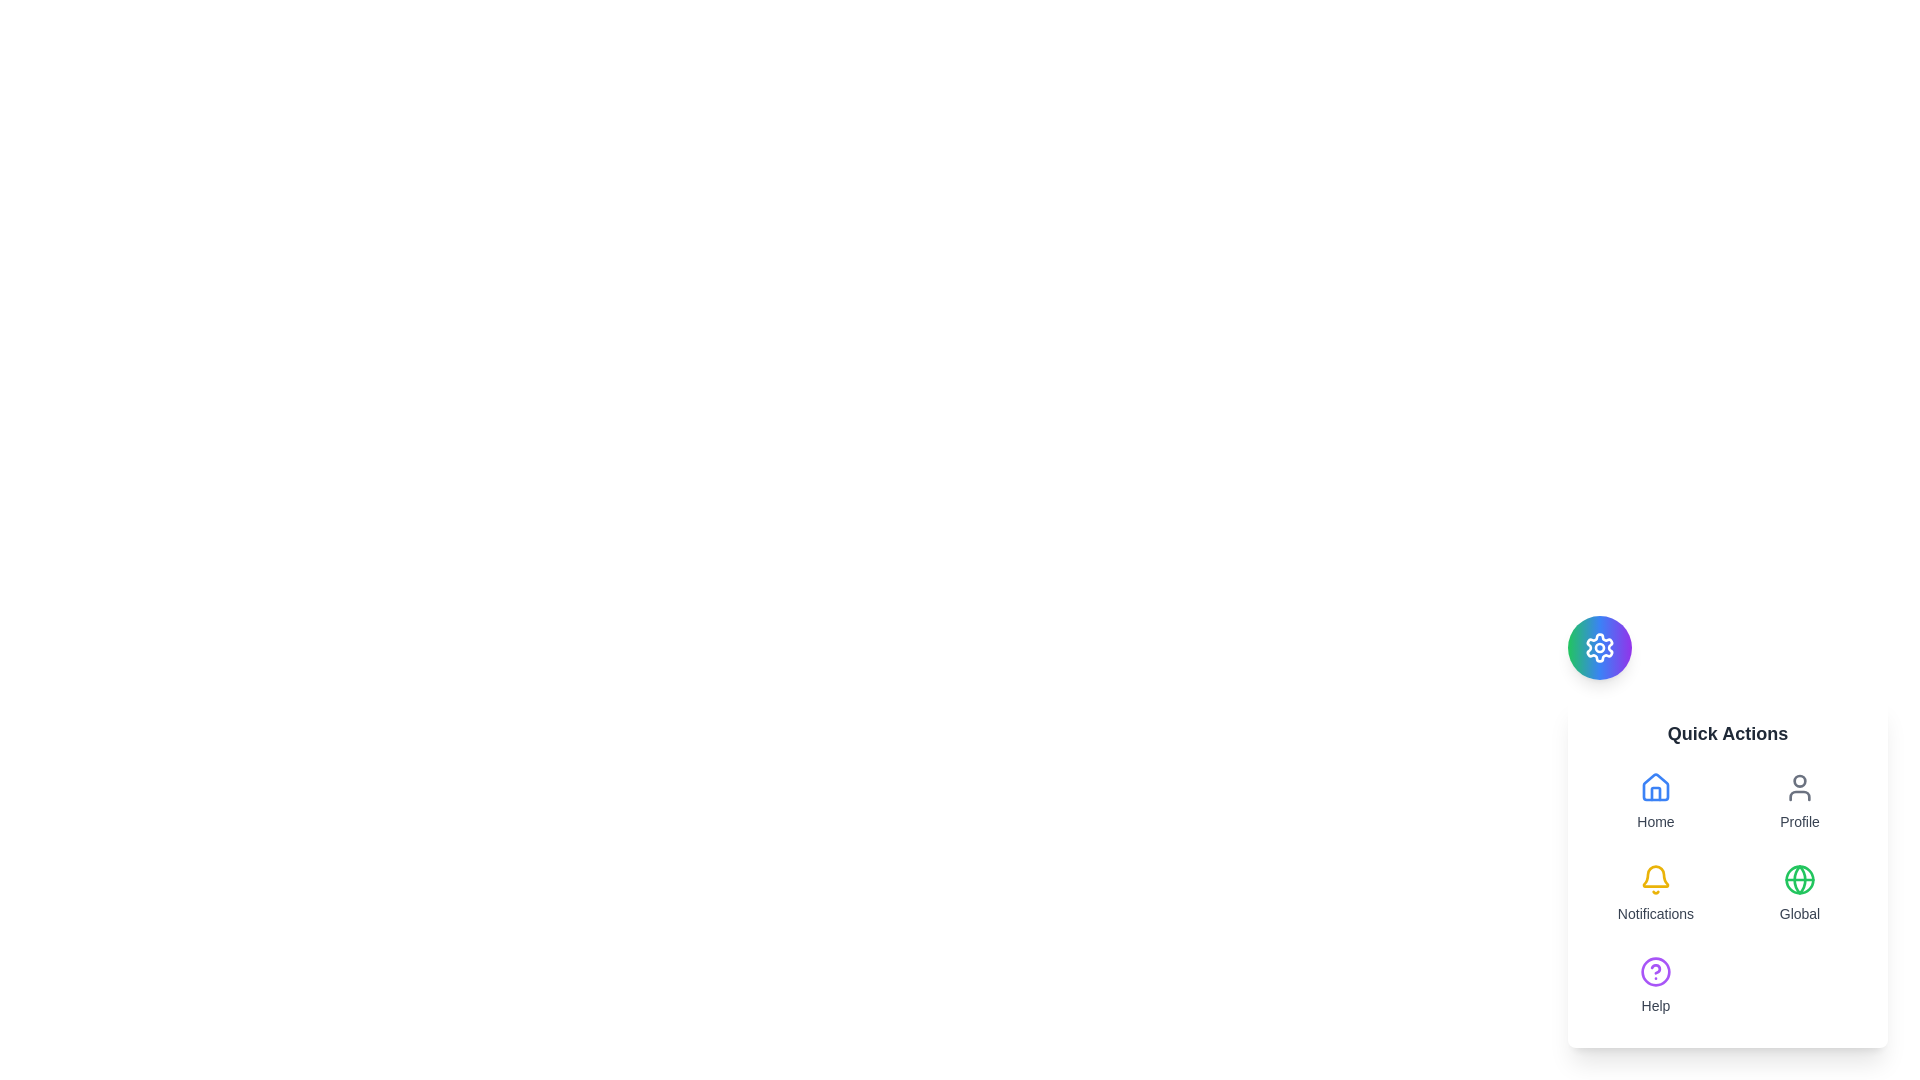  Describe the element at coordinates (1656, 893) in the screenshot. I see `the notification button located in the second row, first column of the grid layout, directly beneath the 'Home' button` at that location.